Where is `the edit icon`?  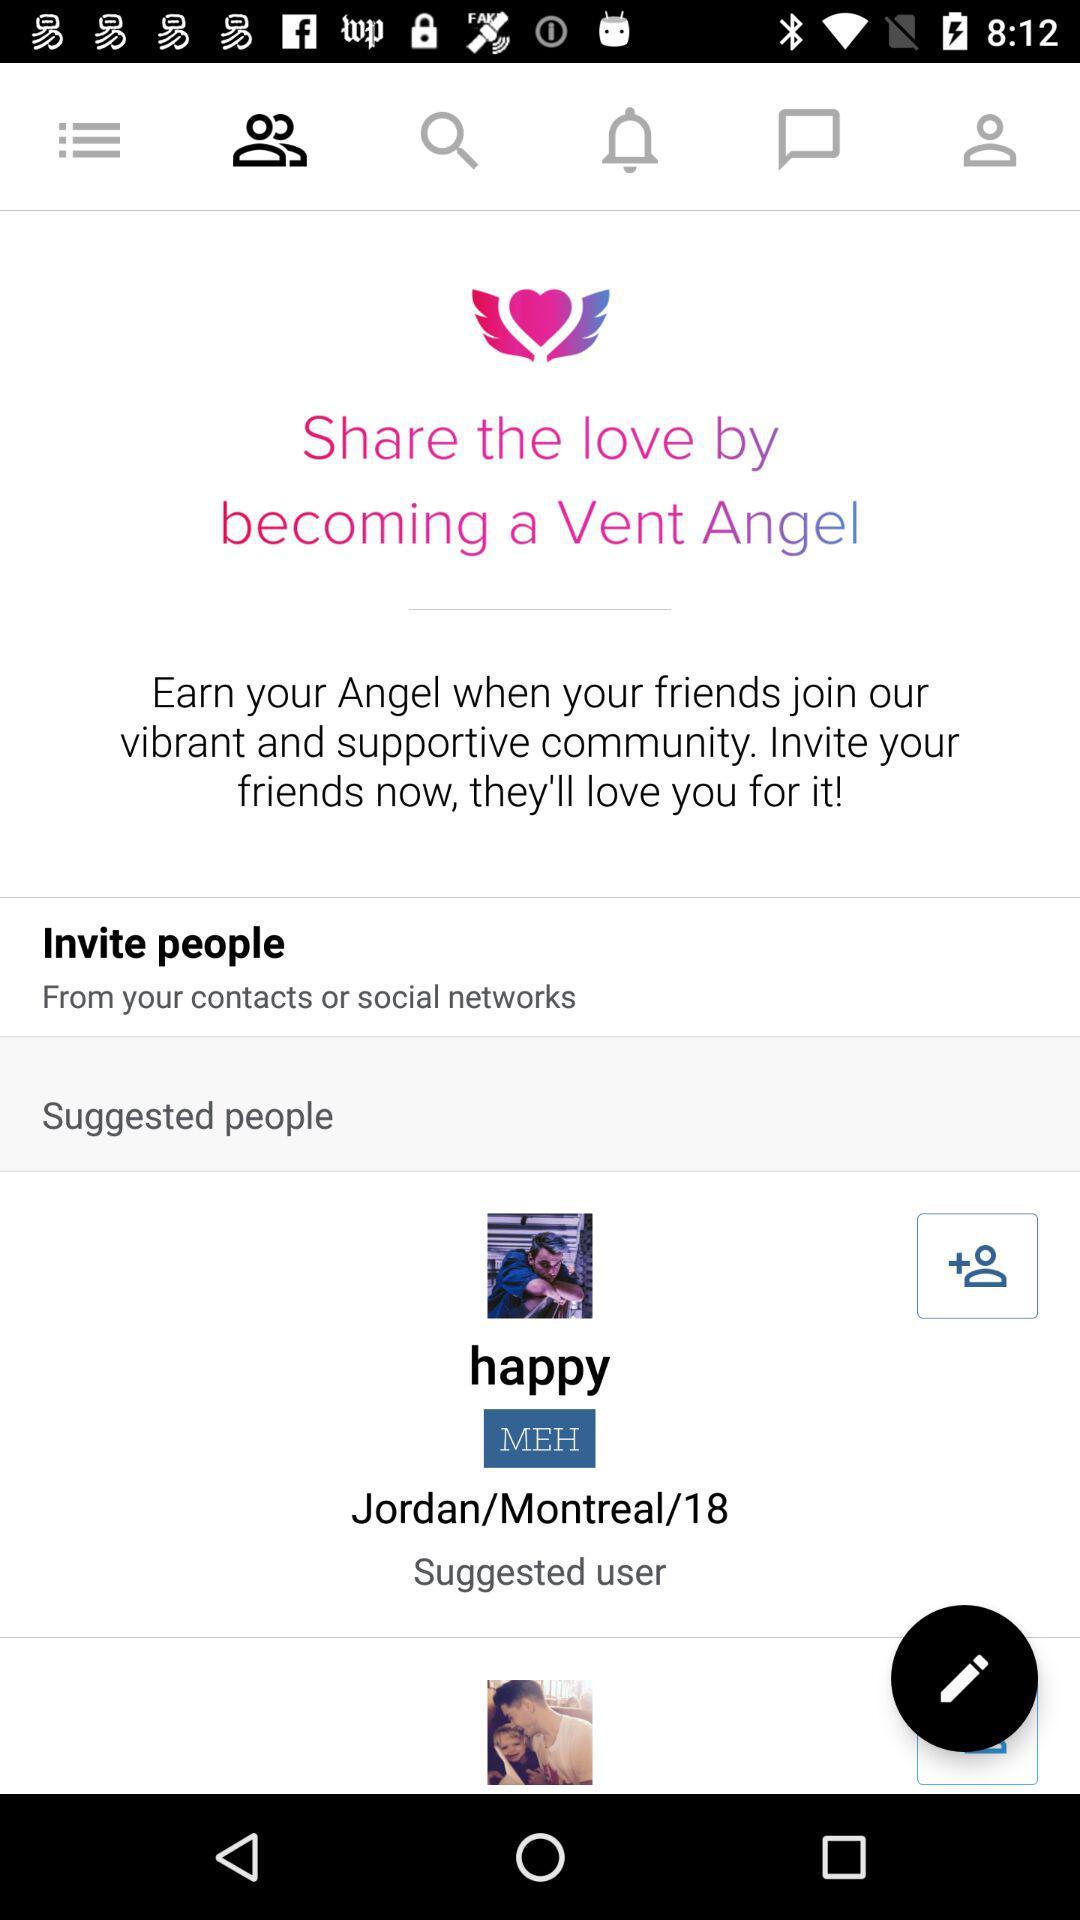
the edit icon is located at coordinates (963, 1678).